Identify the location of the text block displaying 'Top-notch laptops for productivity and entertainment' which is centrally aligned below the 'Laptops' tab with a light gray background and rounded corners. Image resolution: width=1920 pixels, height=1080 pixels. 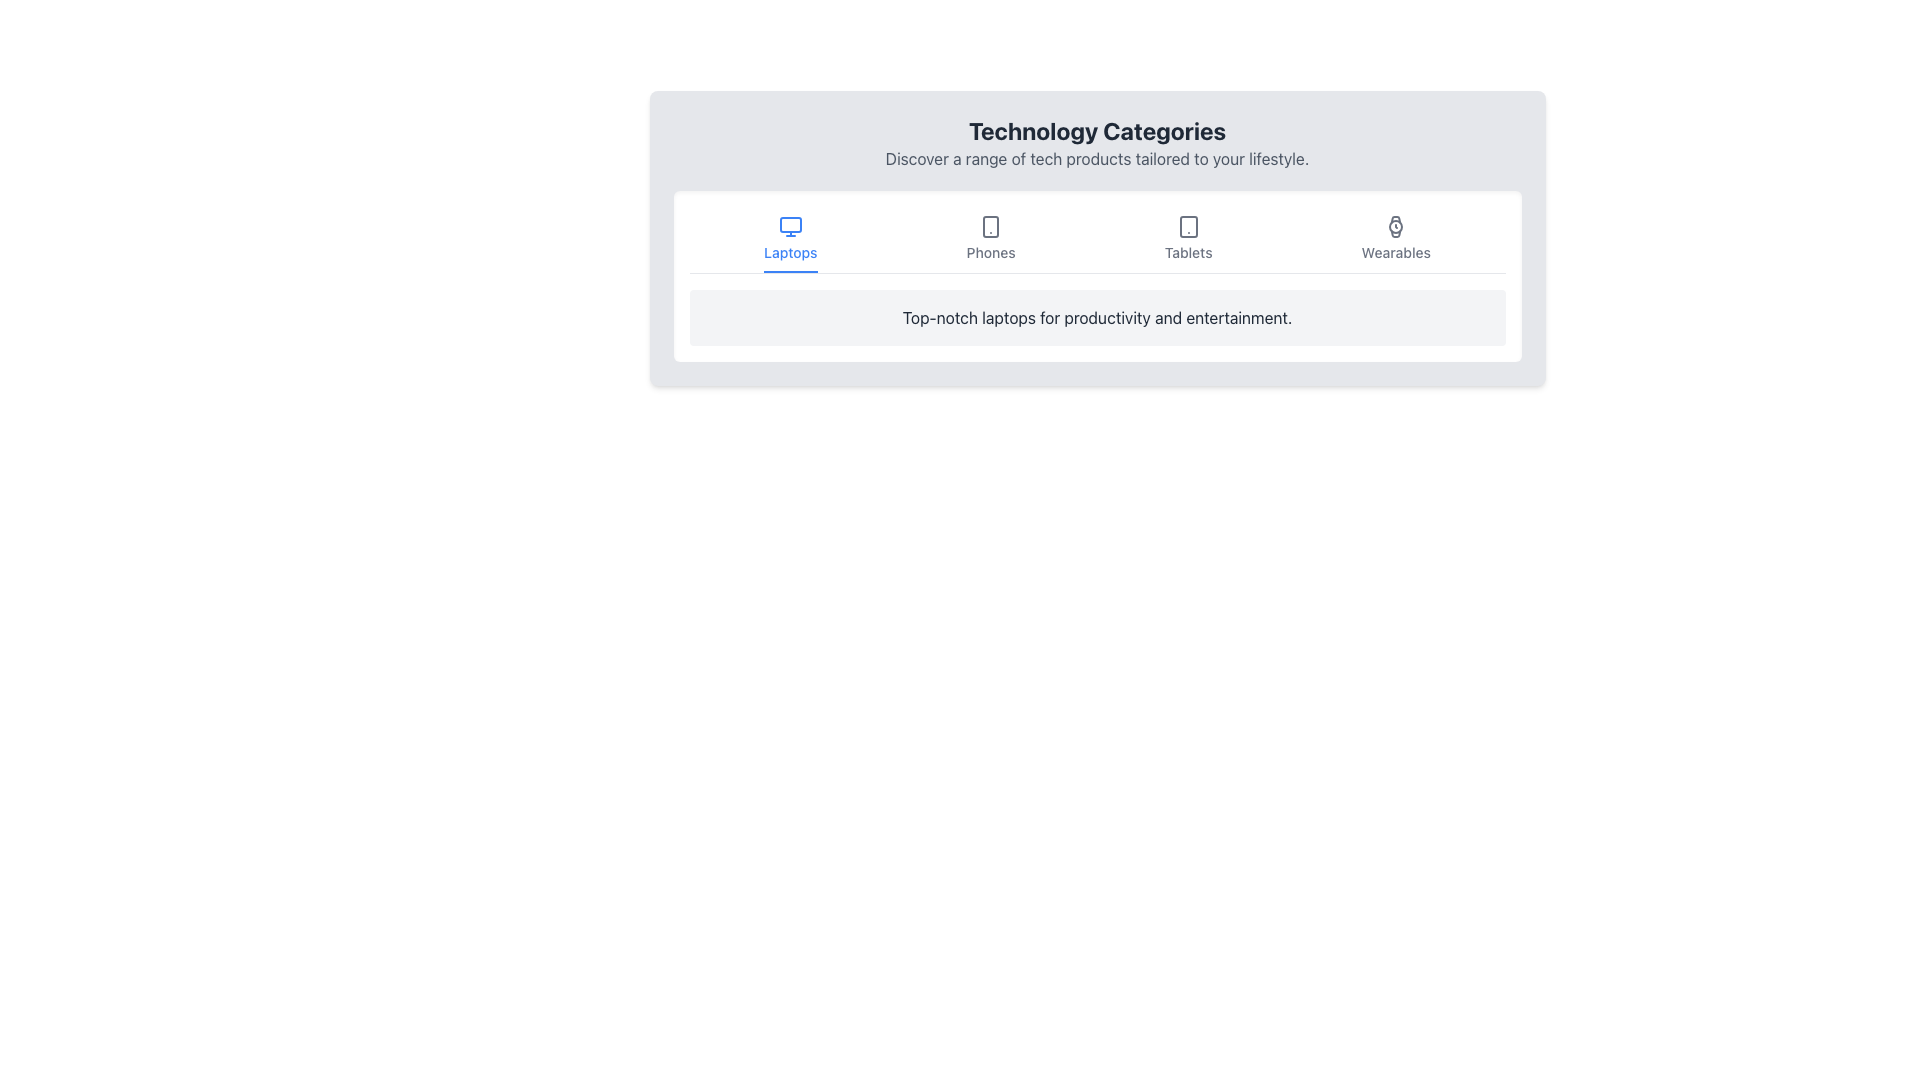
(1096, 316).